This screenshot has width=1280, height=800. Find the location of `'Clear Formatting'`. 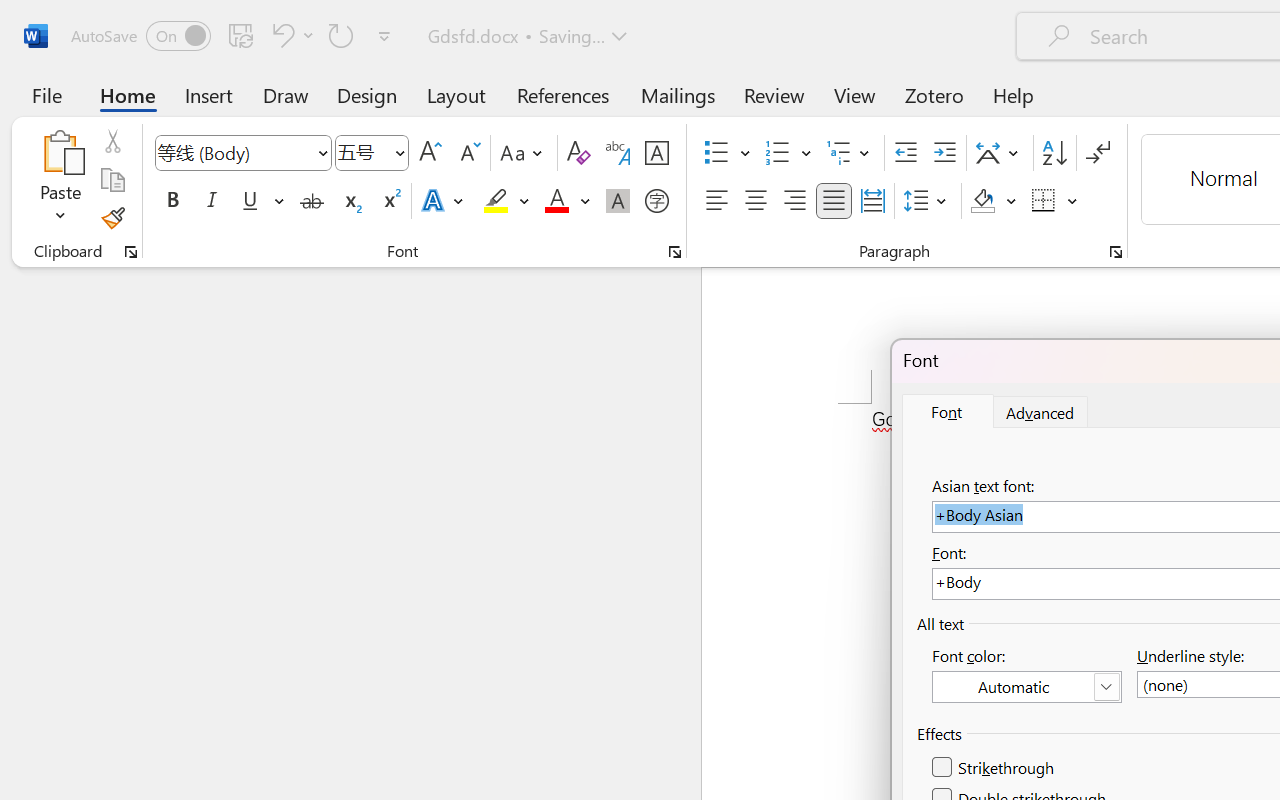

'Clear Formatting' is located at coordinates (577, 153).